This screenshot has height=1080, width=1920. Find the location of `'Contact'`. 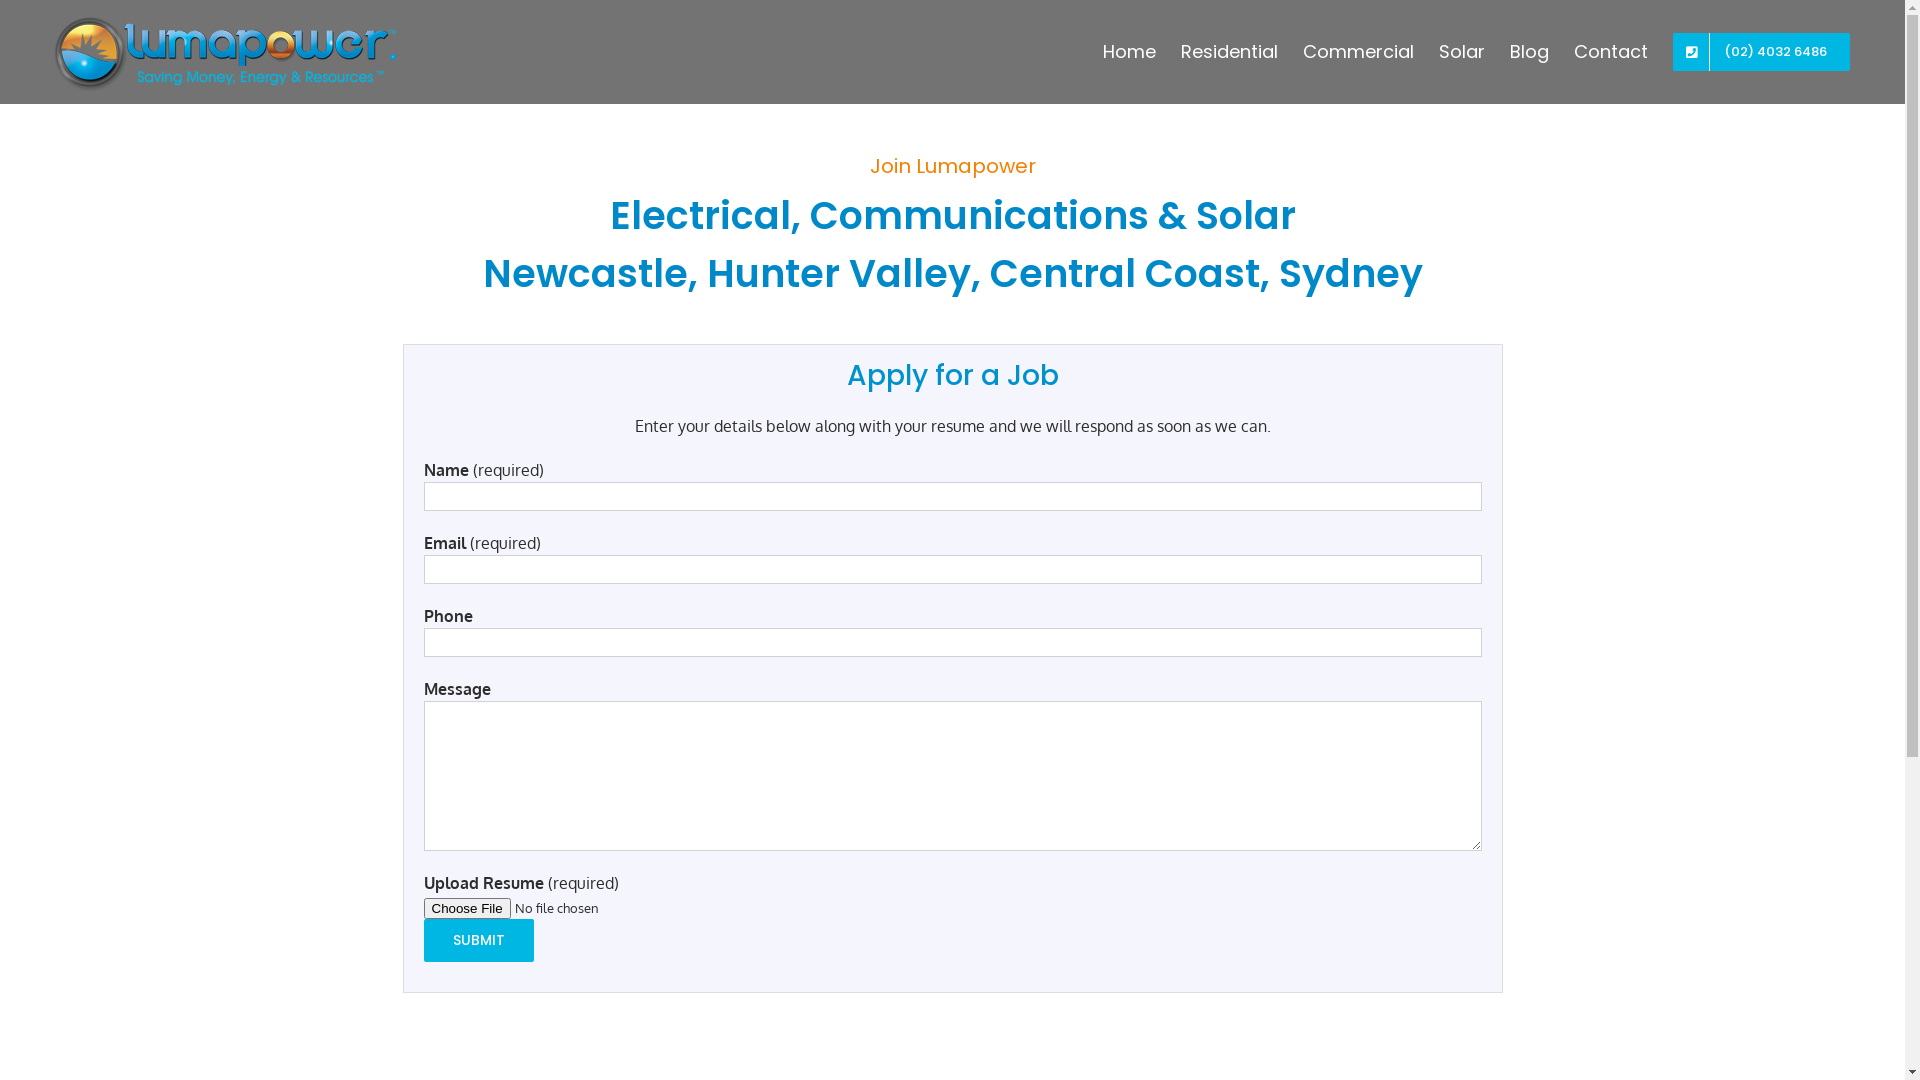

'Contact' is located at coordinates (1573, 50).